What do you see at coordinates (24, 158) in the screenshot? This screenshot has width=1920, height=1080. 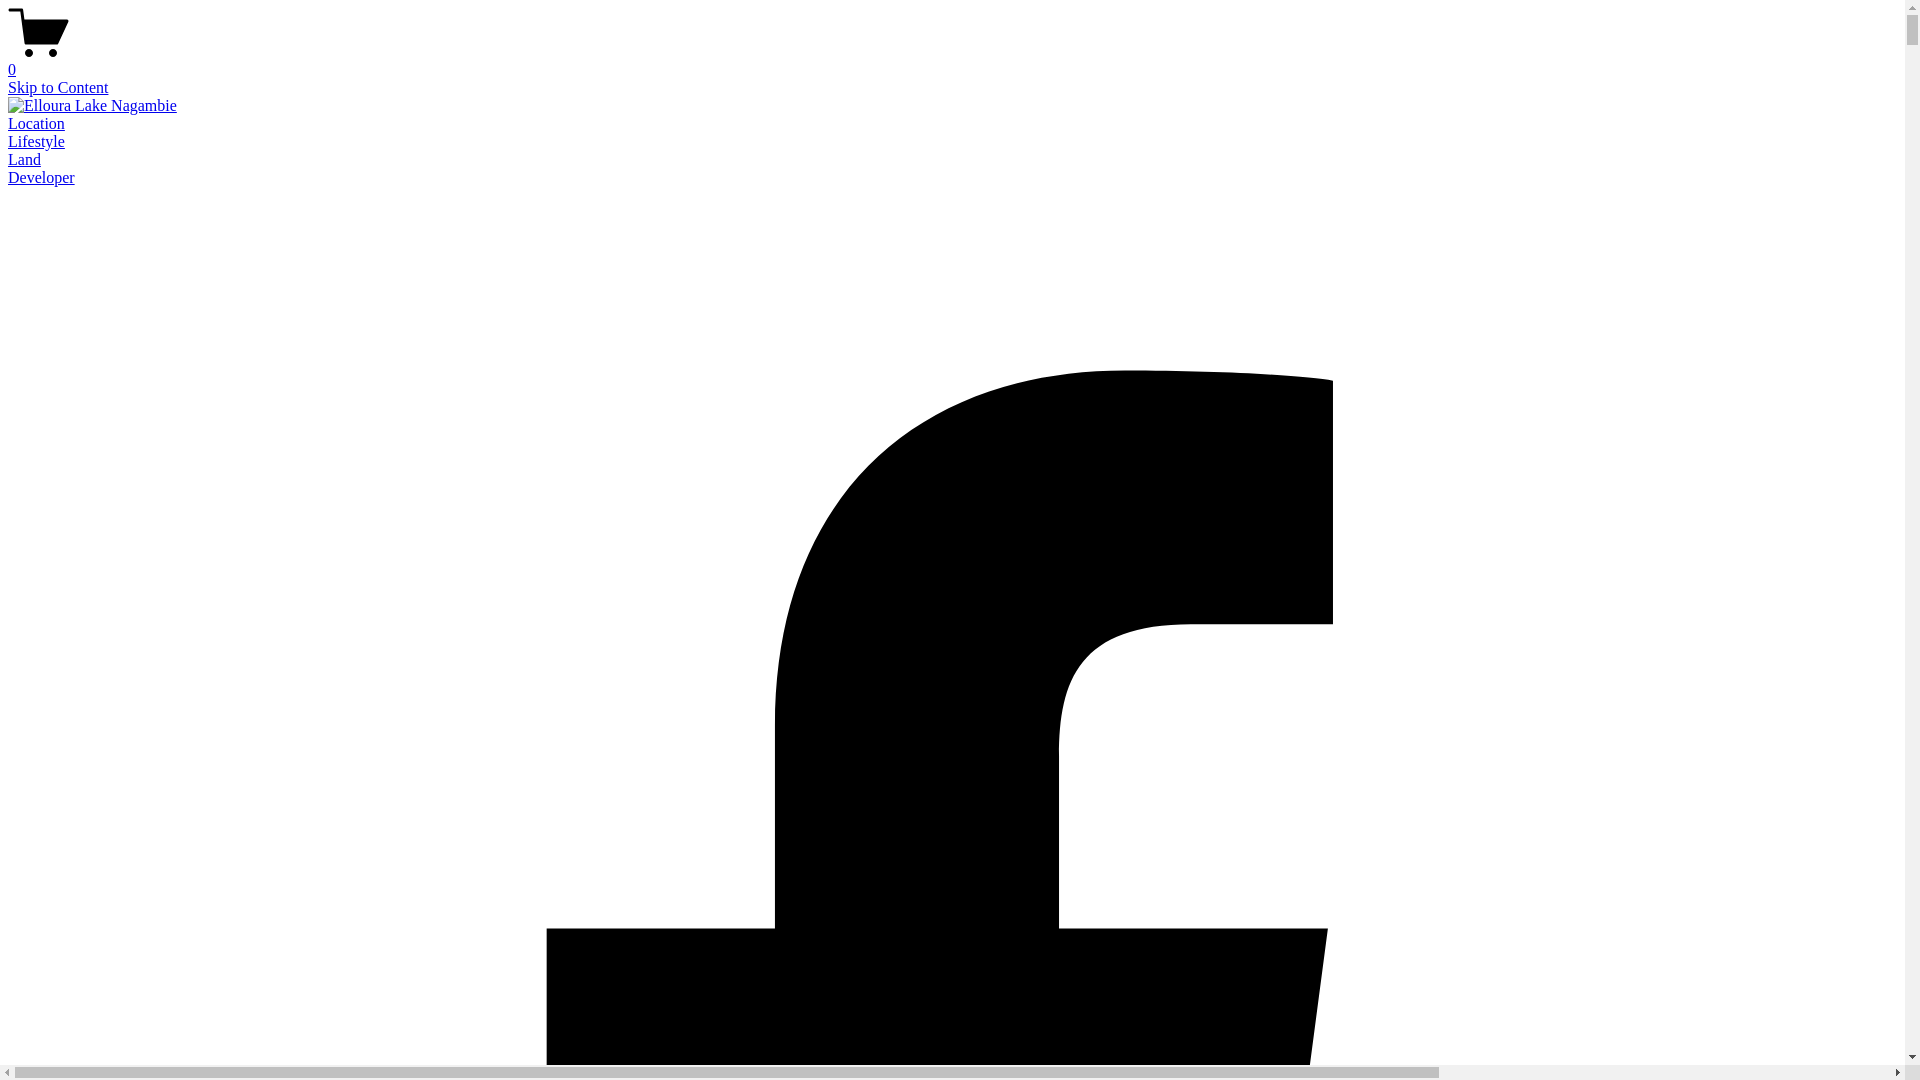 I see `'Land'` at bounding box center [24, 158].